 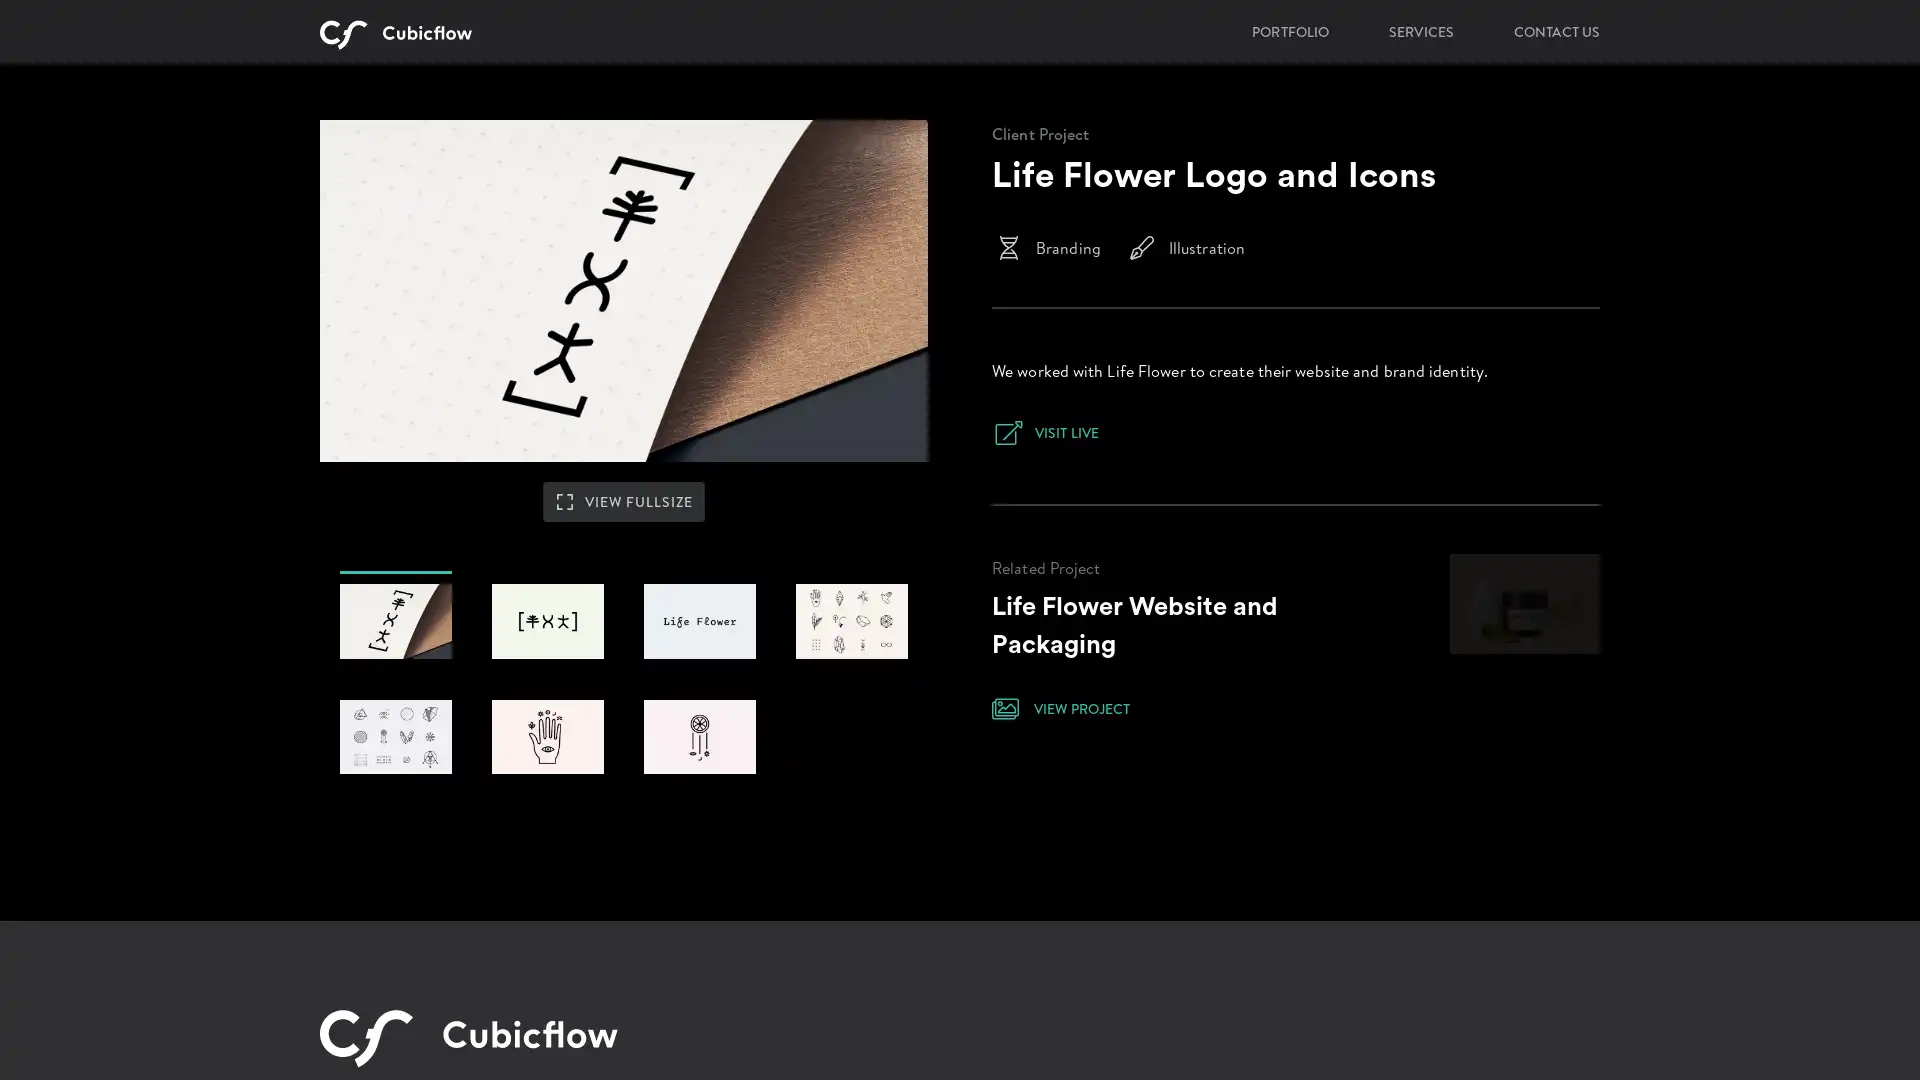 I want to click on #, so click(x=547, y=689).